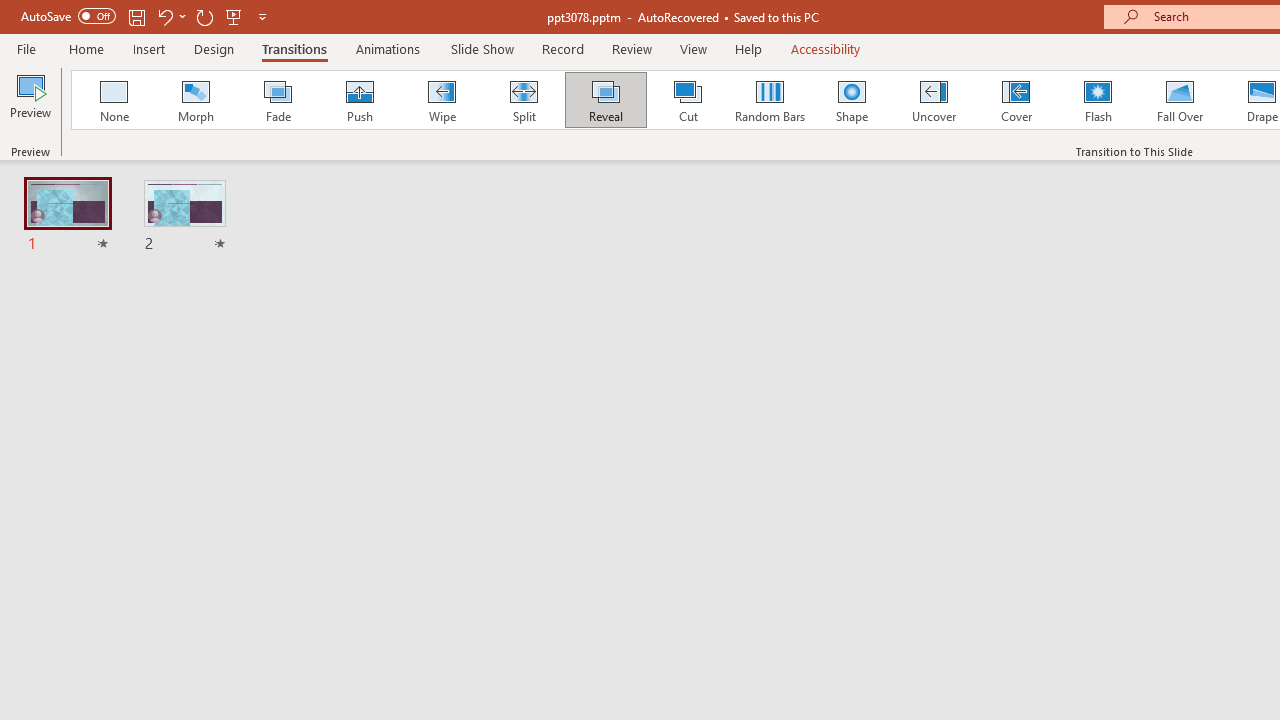 Image resolution: width=1280 pixels, height=720 pixels. I want to click on 'Fade', so click(276, 100).